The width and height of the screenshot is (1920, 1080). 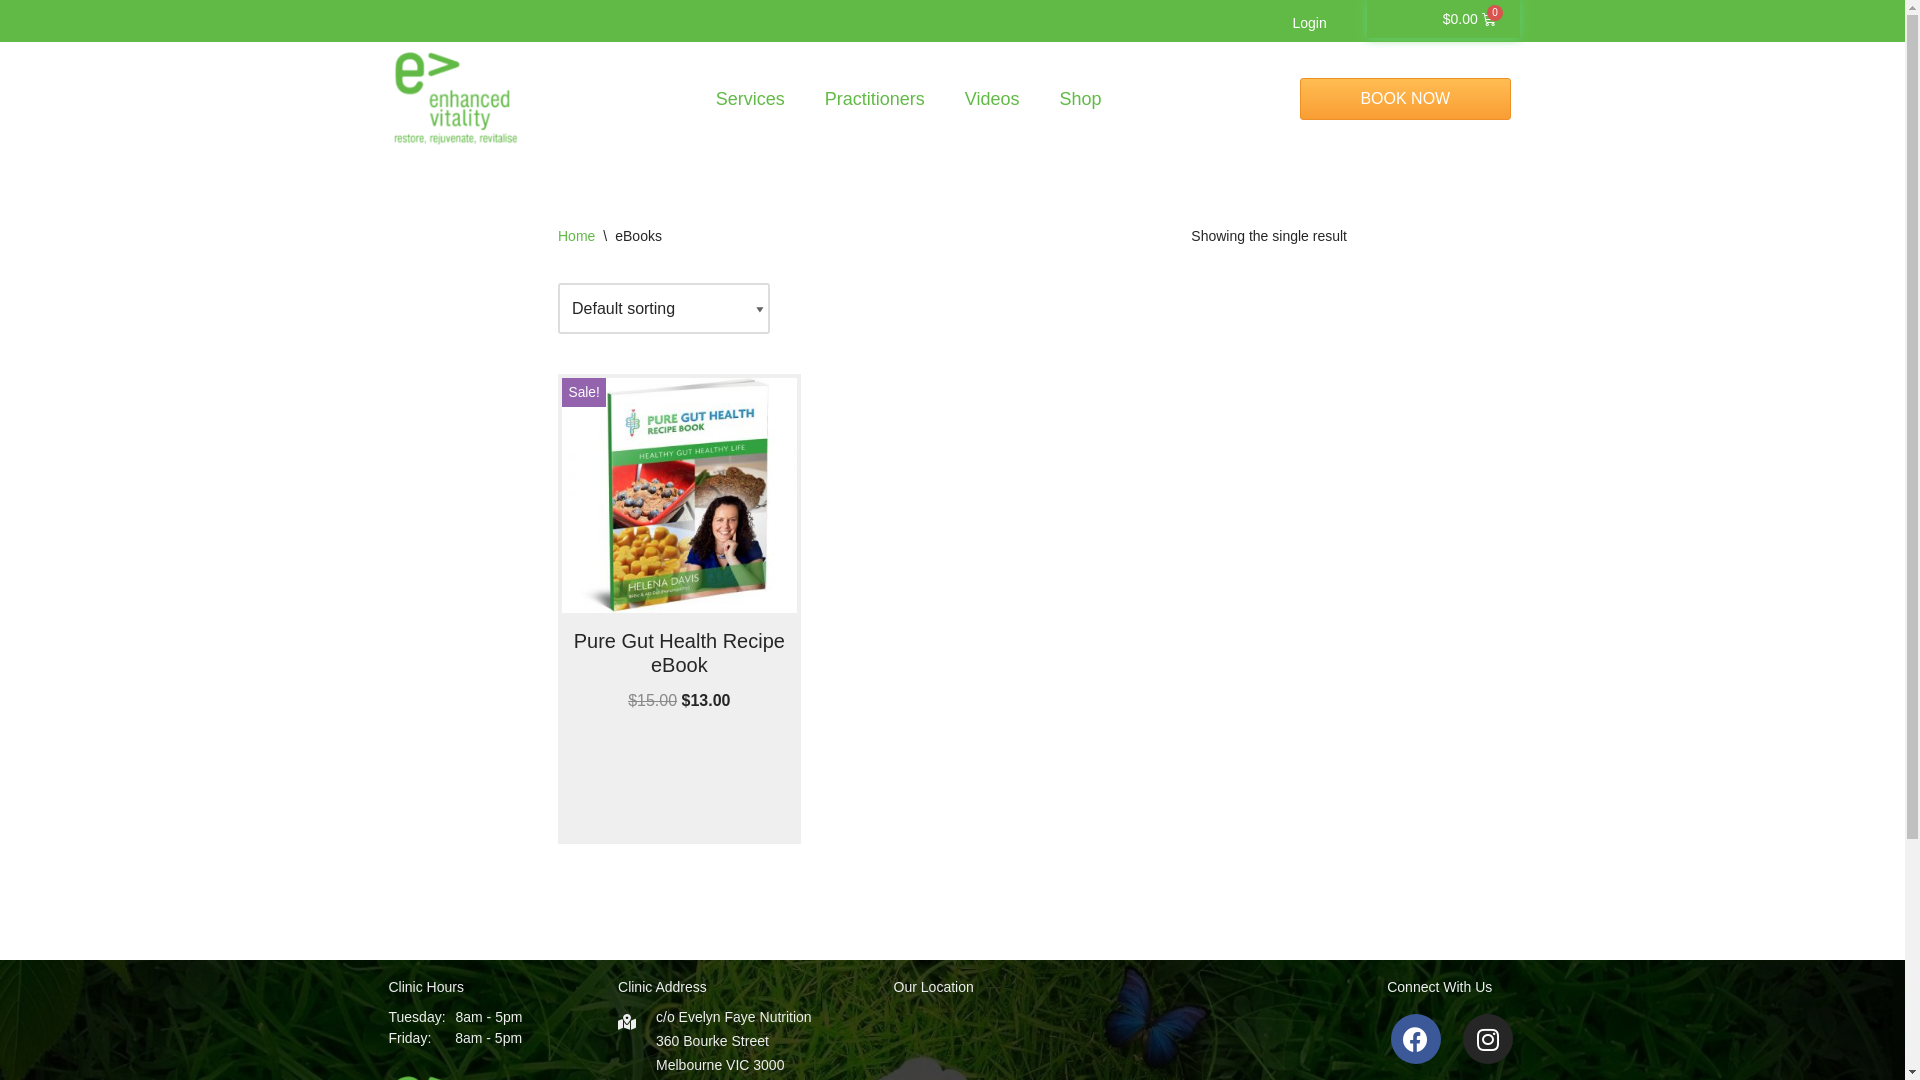 What do you see at coordinates (696, 99) in the screenshot?
I see `'Services'` at bounding box center [696, 99].